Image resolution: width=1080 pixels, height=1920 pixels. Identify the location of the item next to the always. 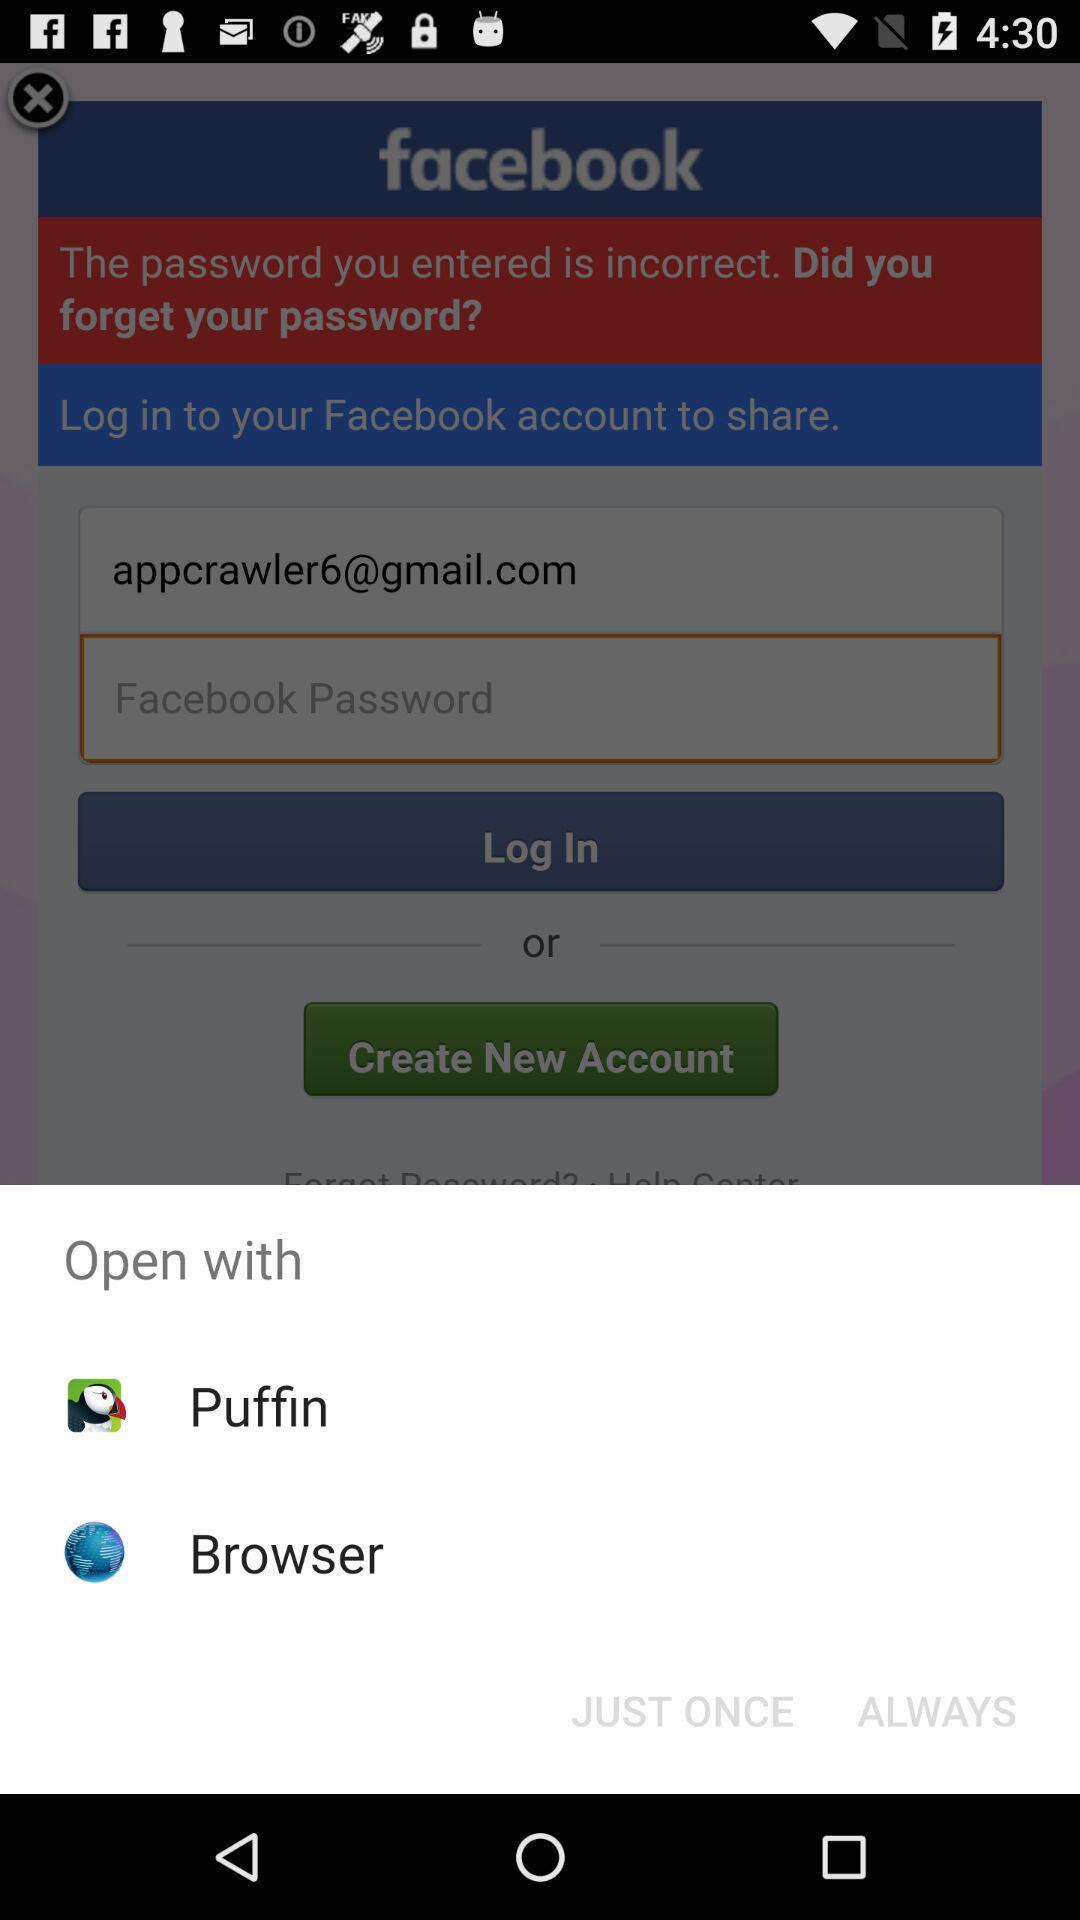
(681, 1708).